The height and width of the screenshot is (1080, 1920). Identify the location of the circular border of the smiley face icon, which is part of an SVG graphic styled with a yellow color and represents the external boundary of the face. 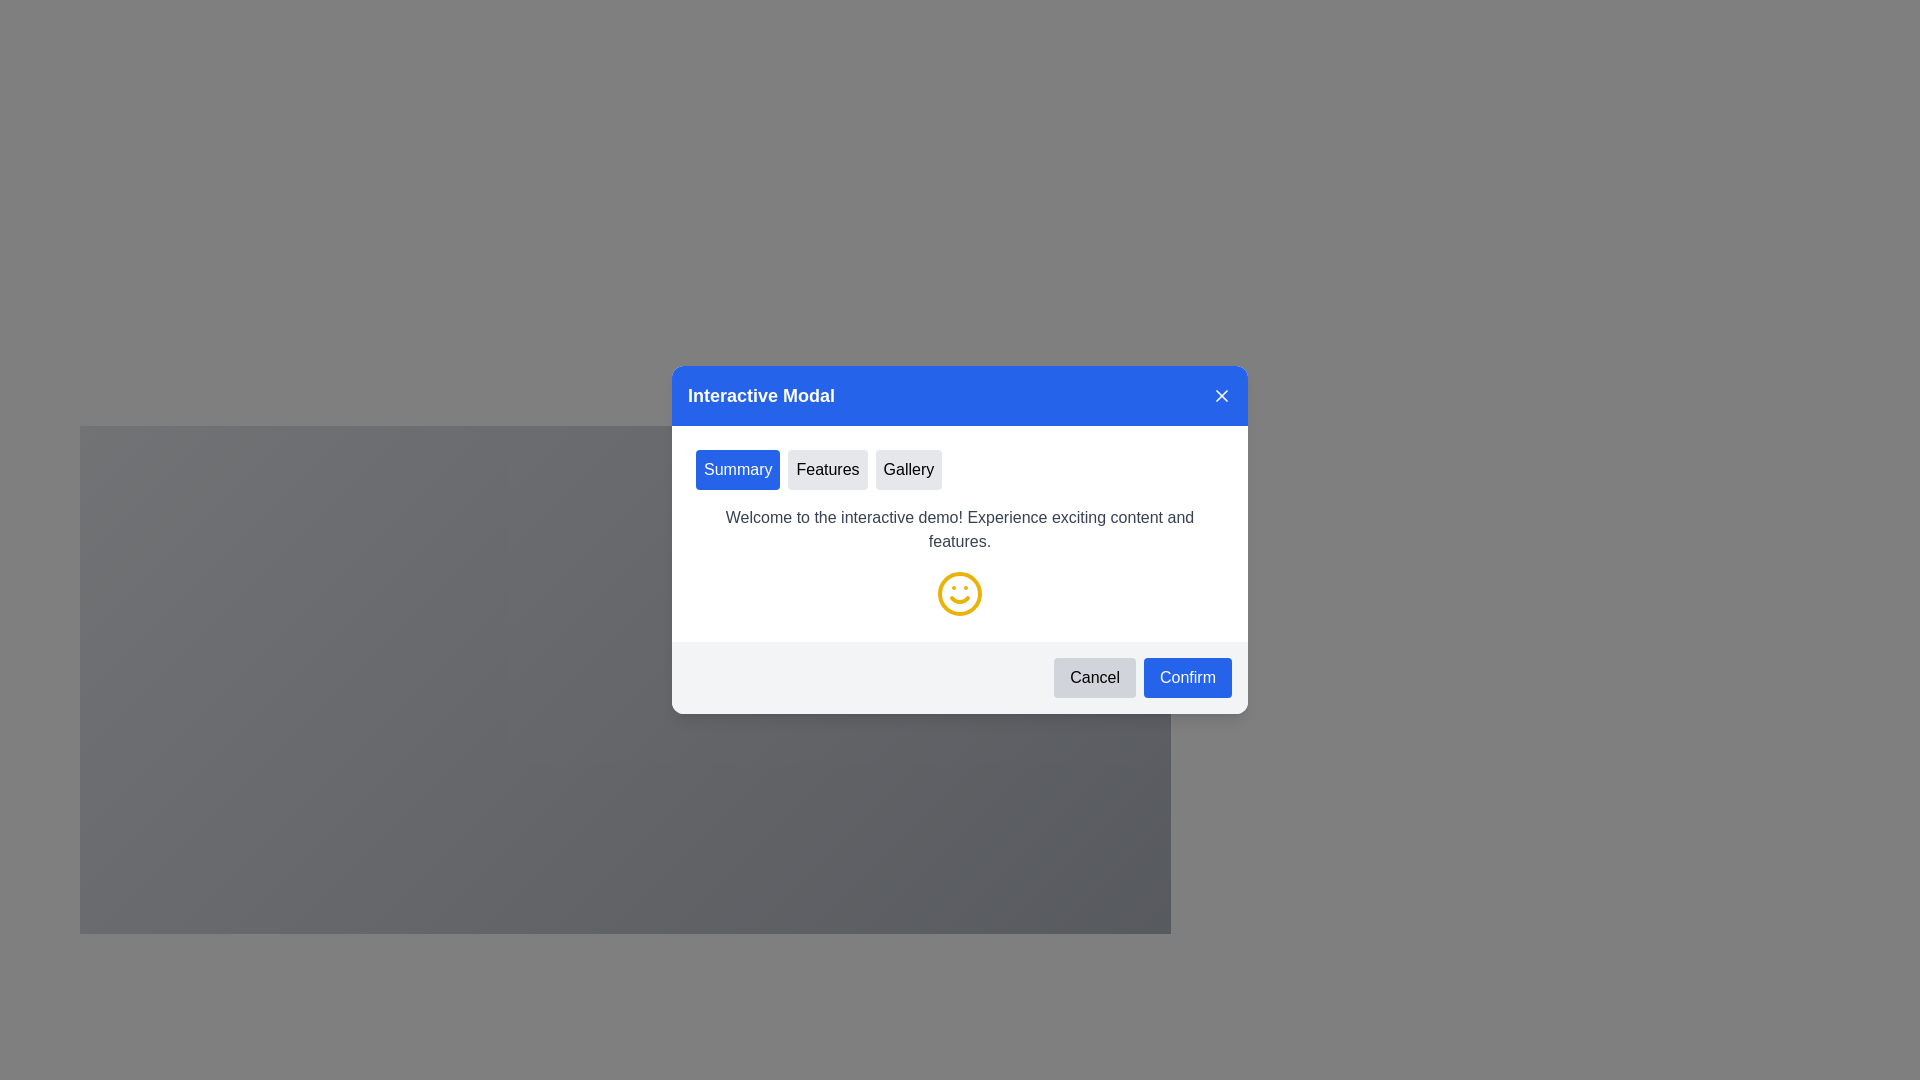
(960, 593).